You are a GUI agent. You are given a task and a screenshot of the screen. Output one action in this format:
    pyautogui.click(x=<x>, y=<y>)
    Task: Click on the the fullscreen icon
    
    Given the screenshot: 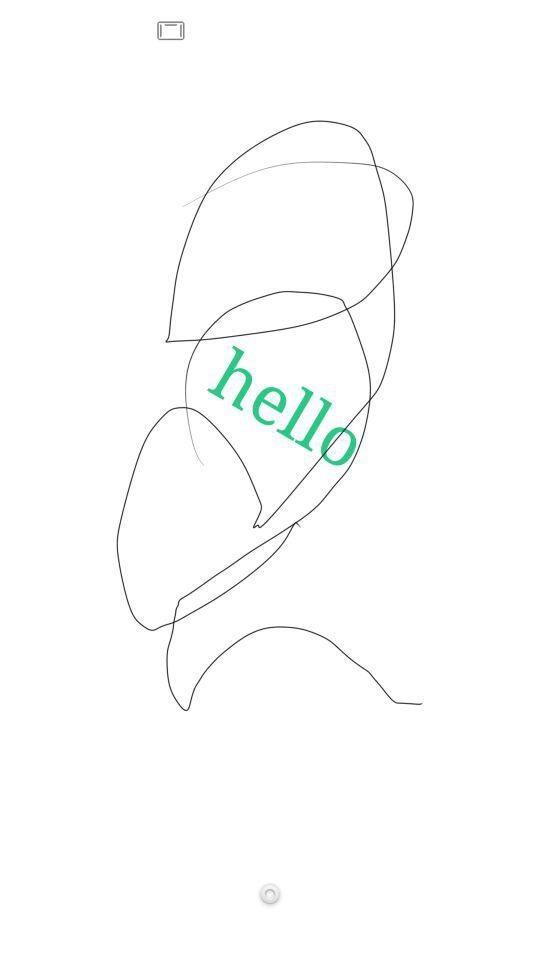 What is the action you would take?
    pyautogui.click(x=171, y=30)
    